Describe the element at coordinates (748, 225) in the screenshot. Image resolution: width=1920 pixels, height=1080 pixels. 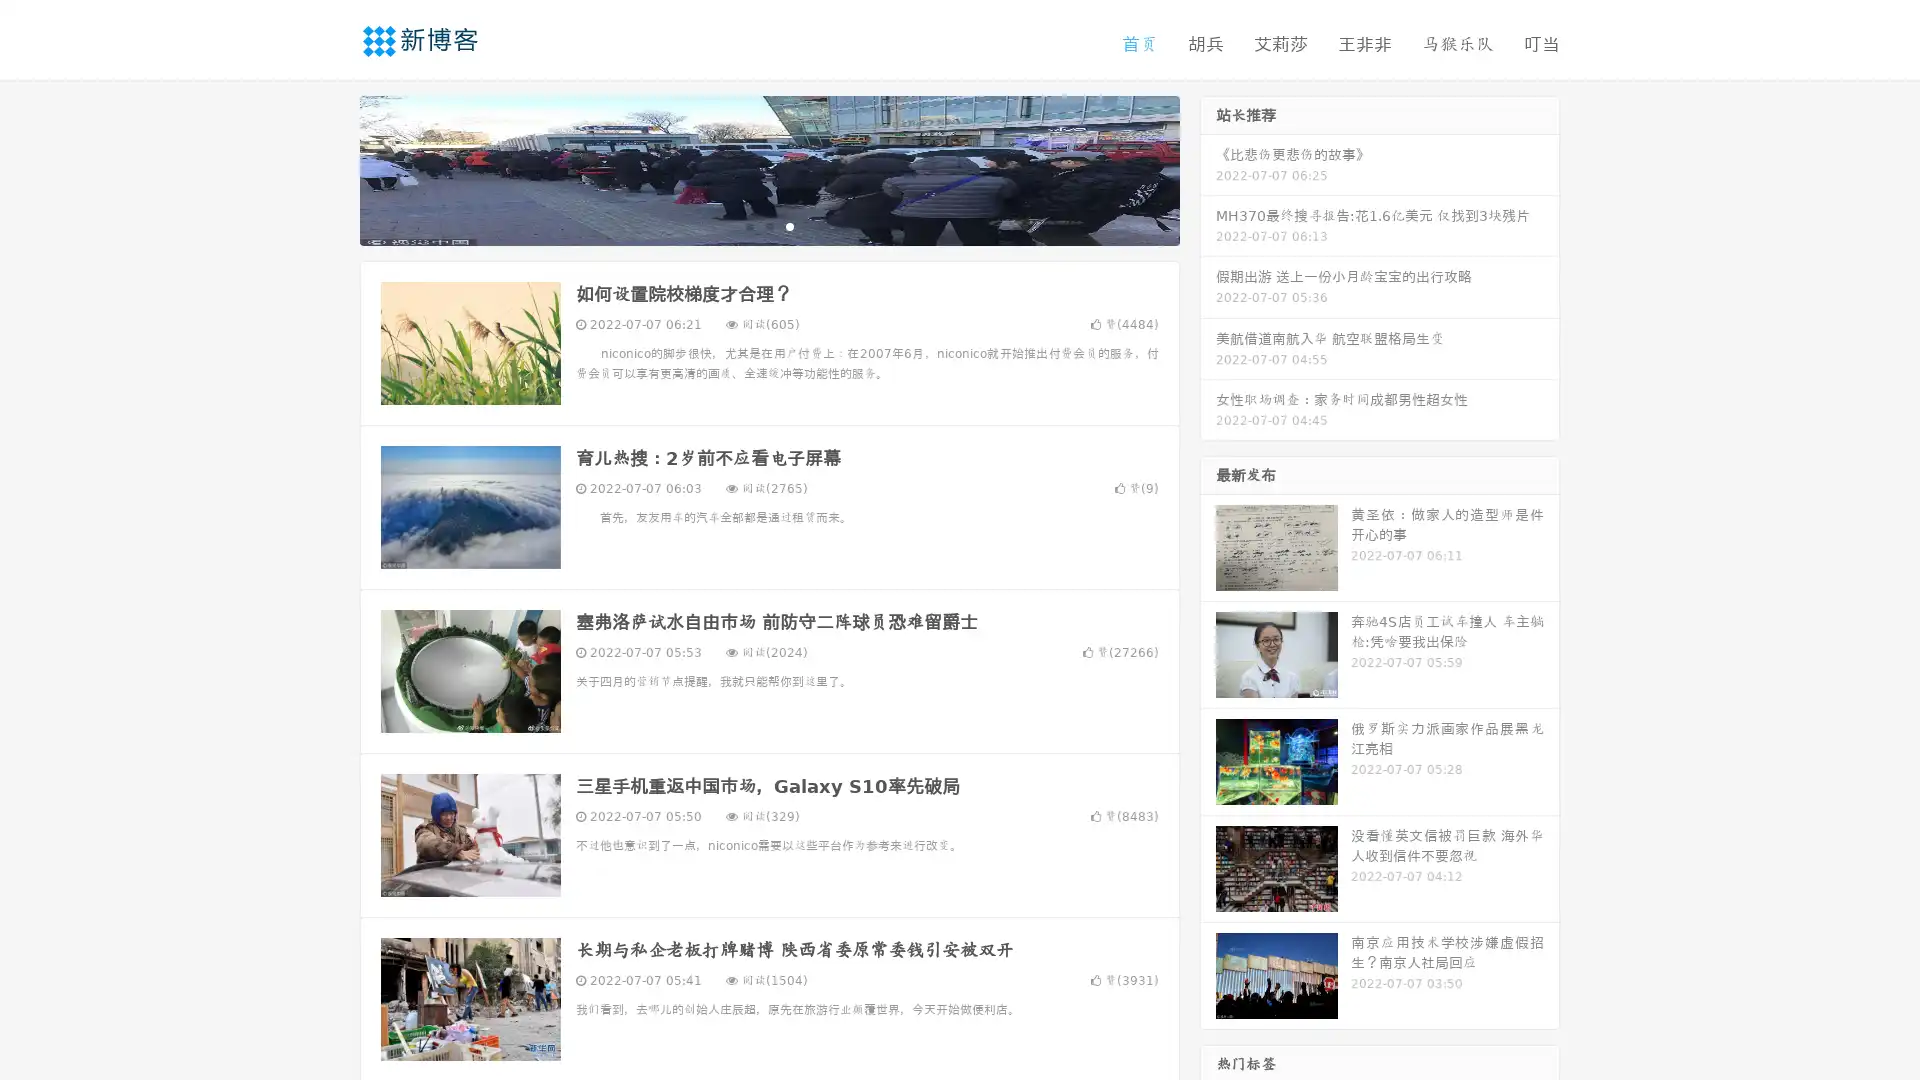
I see `Go to slide 1` at that location.